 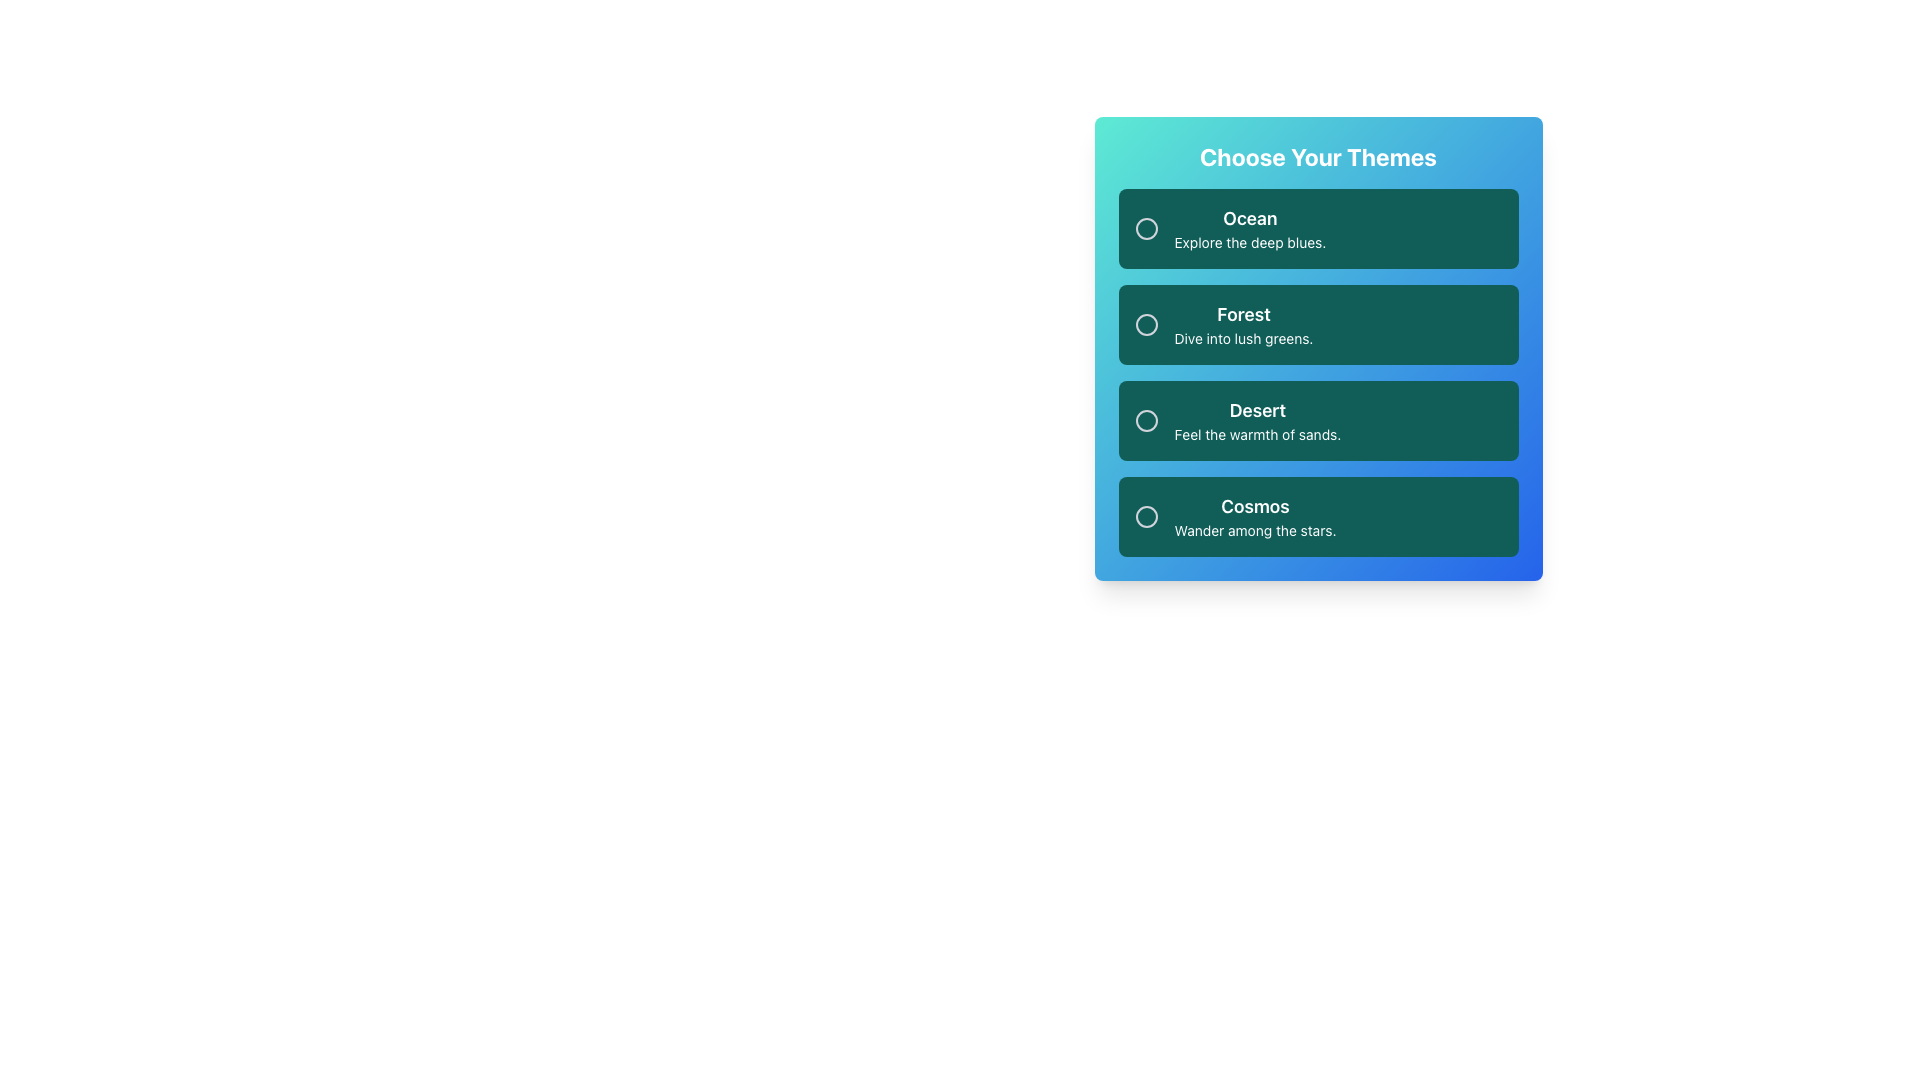 What do you see at coordinates (1242, 315) in the screenshot?
I see `the 'Forest' text label` at bounding box center [1242, 315].